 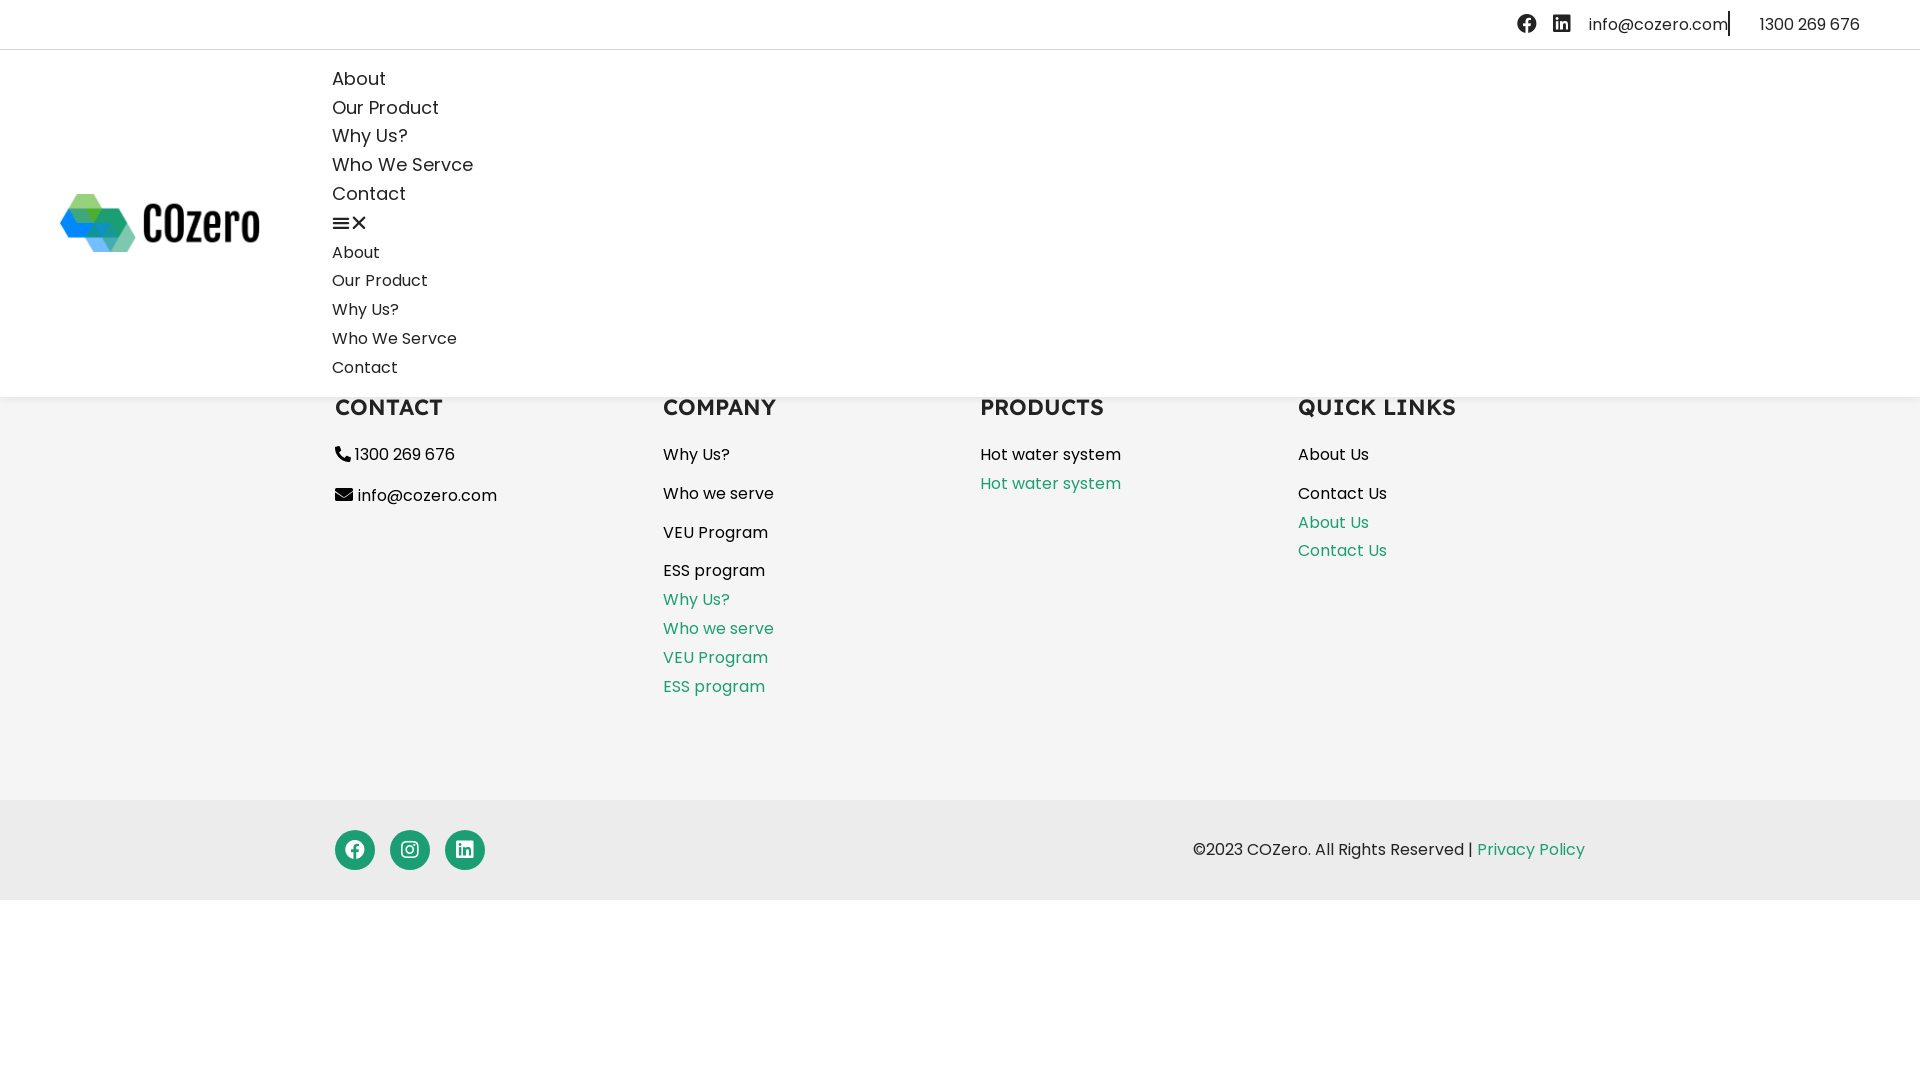 I want to click on 'ESS program', so click(x=713, y=685).